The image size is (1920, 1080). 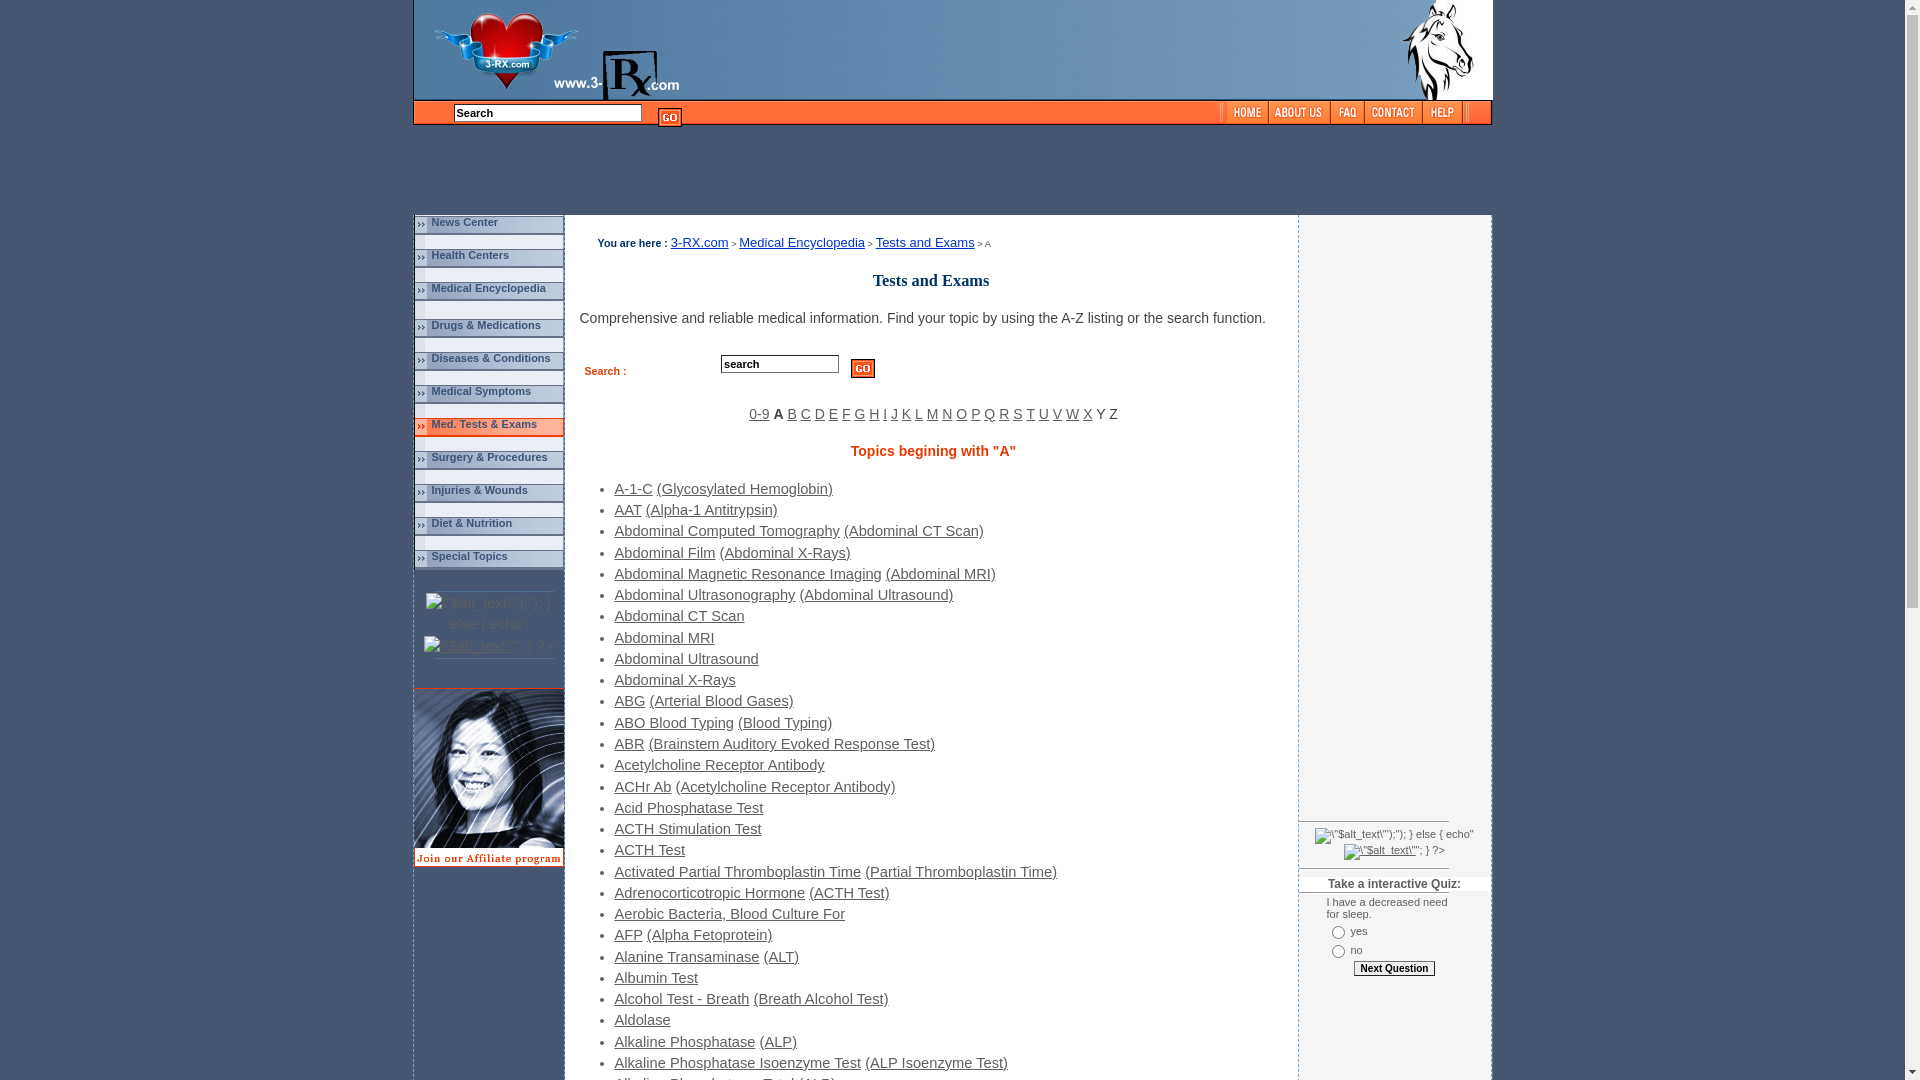 What do you see at coordinates (469, 555) in the screenshot?
I see `'Special Topics'` at bounding box center [469, 555].